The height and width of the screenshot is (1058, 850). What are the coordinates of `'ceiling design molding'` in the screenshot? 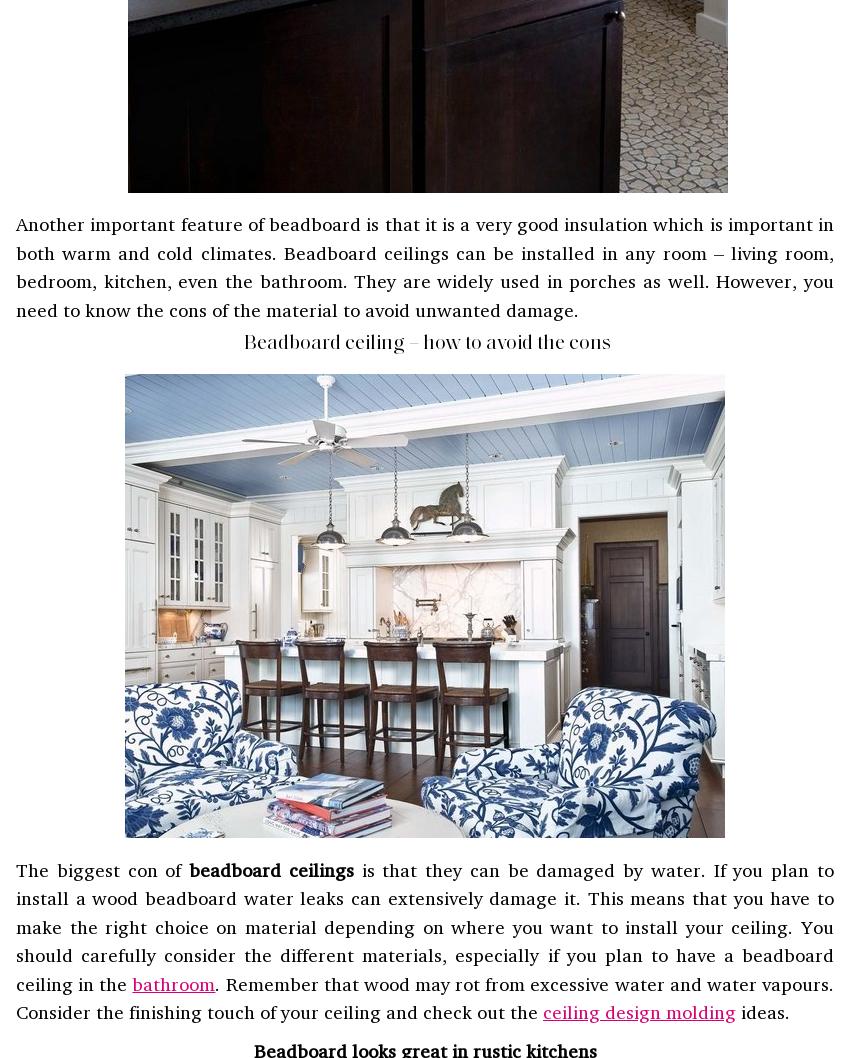 It's located at (639, 1010).